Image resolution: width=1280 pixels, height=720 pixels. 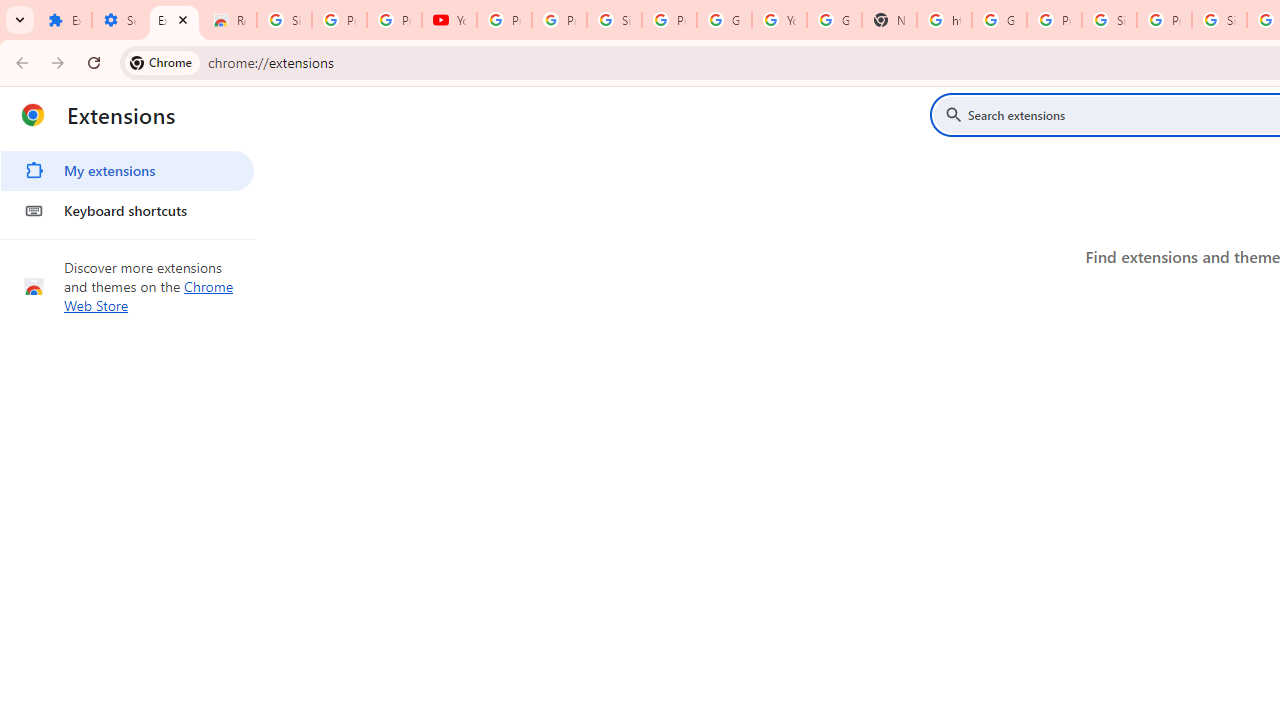 I want to click on 'Reviews: Helix Fruit Jump Arcade Game', so click(x=229, y=20).